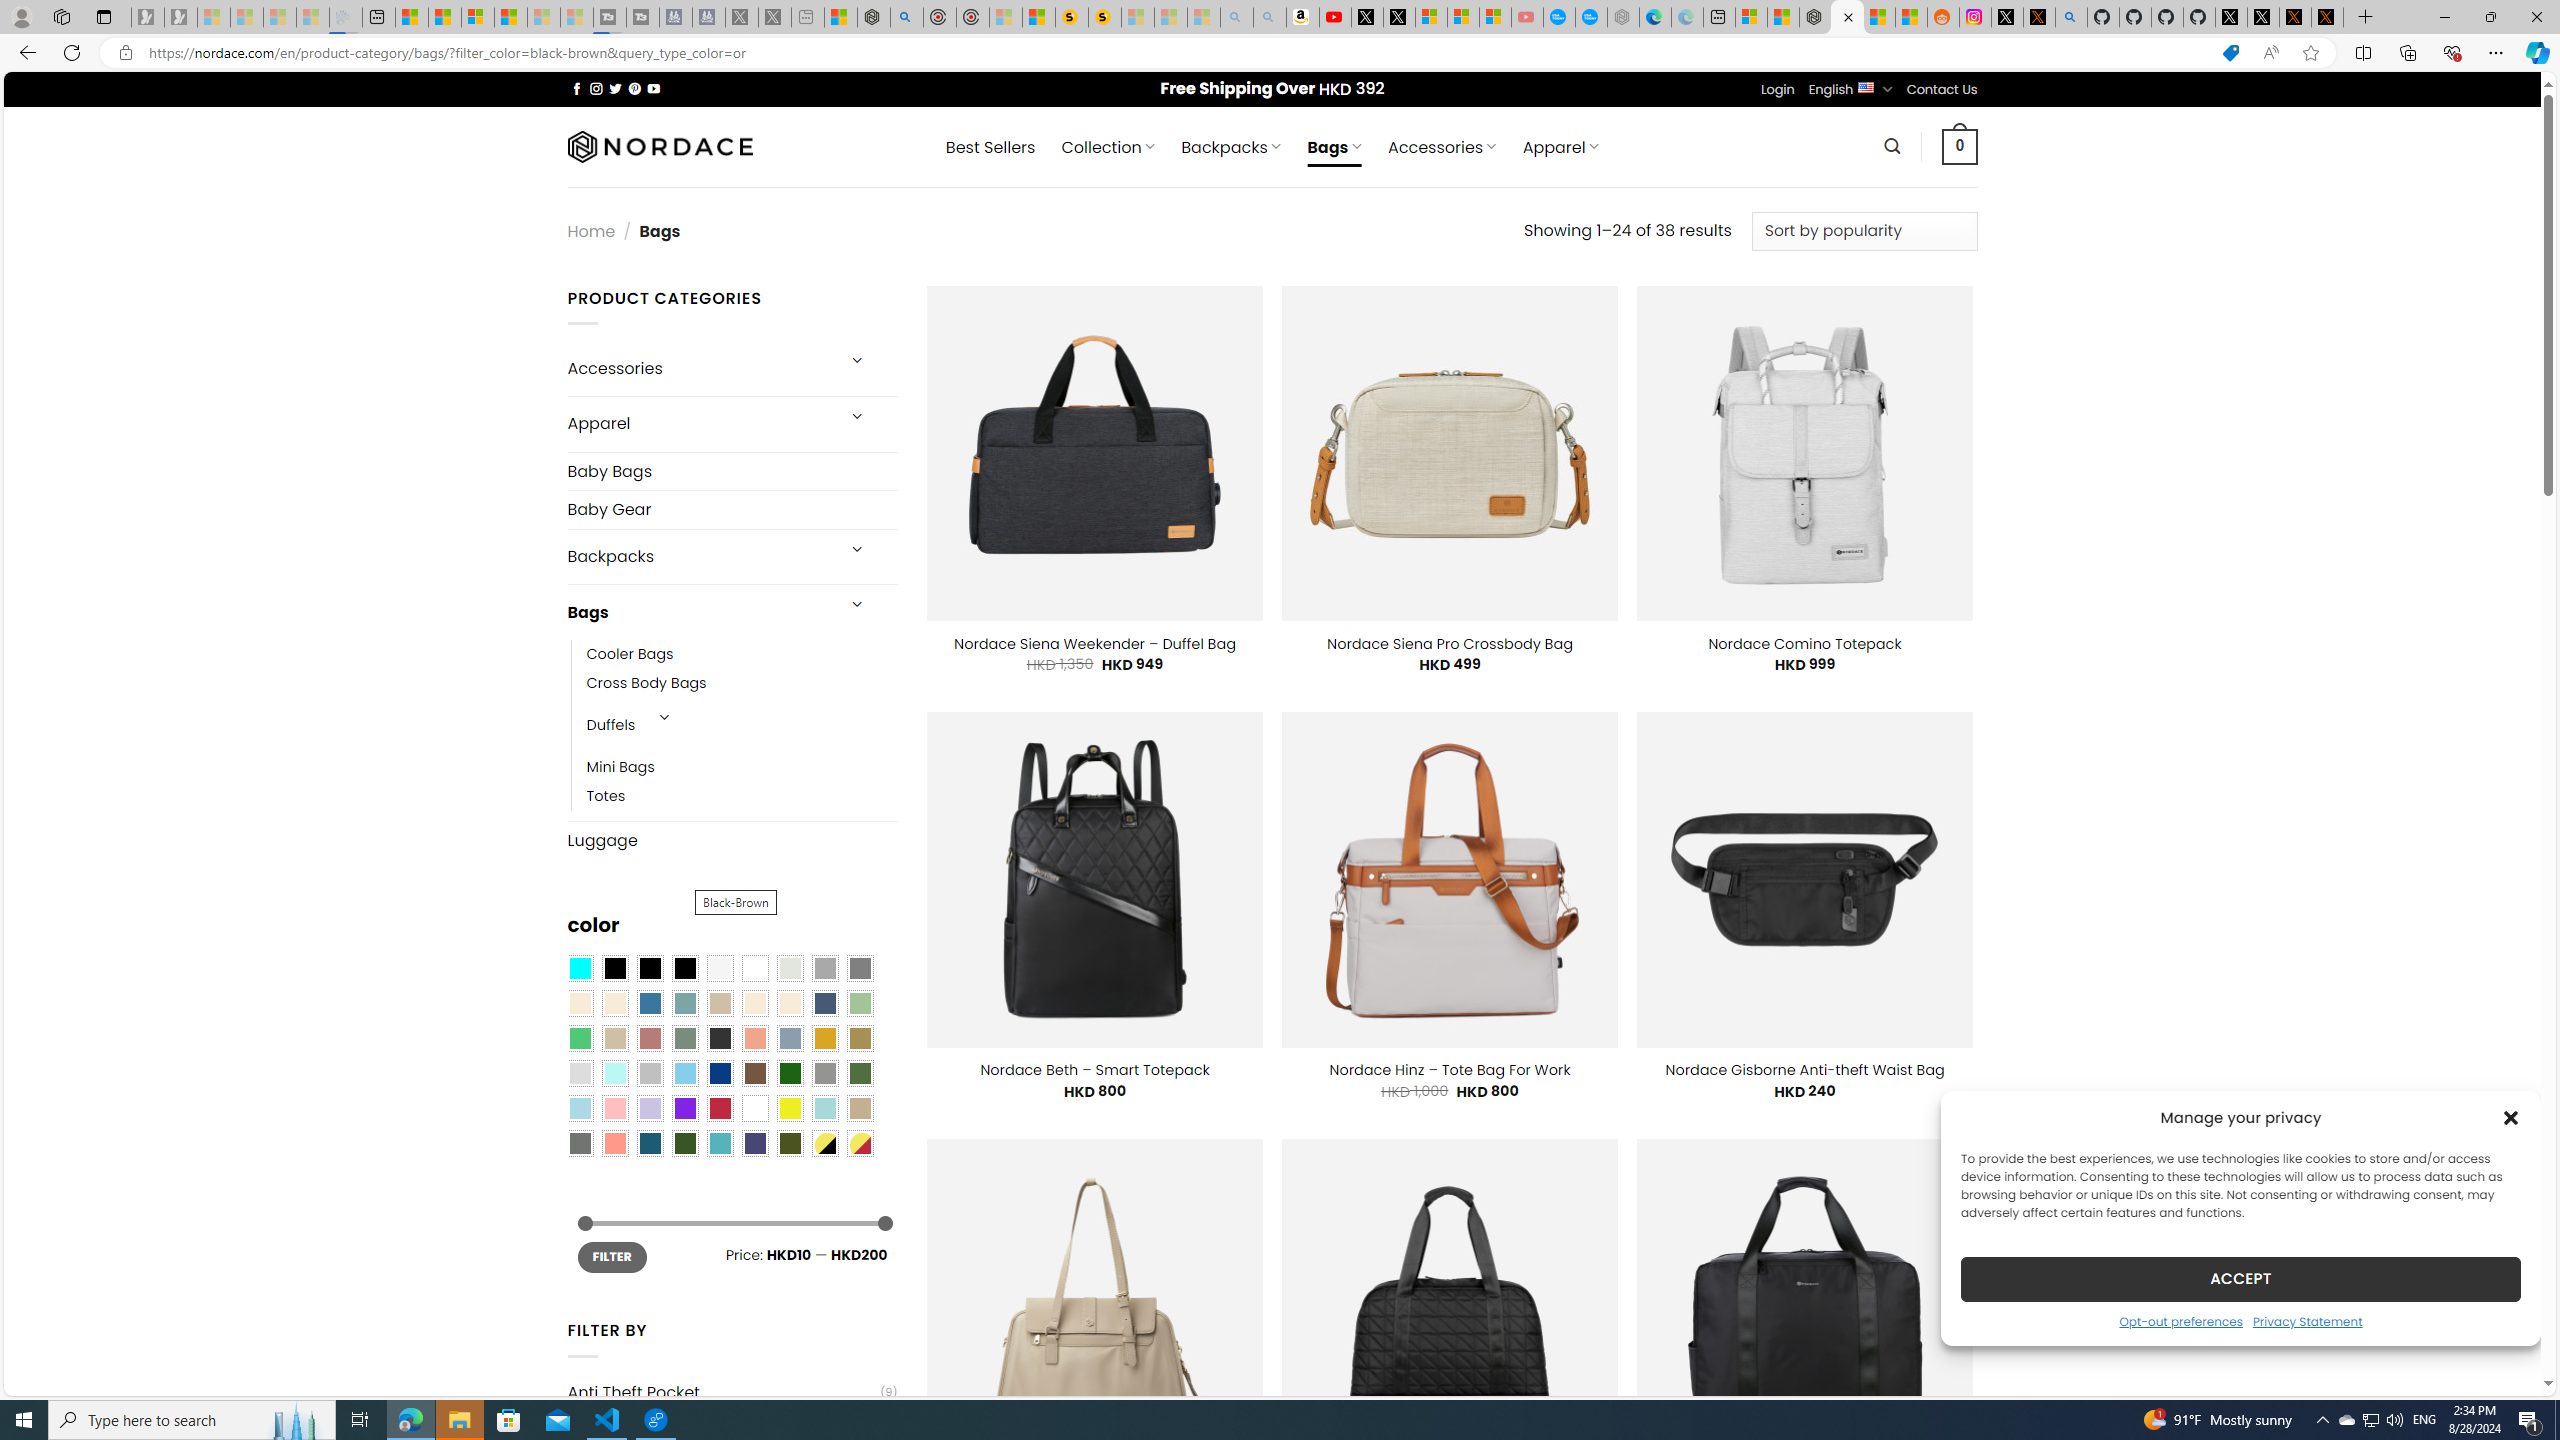 This screenshot has height=1440, width=2560. I want to click on 'Cooler Bags', so click(628, 654).